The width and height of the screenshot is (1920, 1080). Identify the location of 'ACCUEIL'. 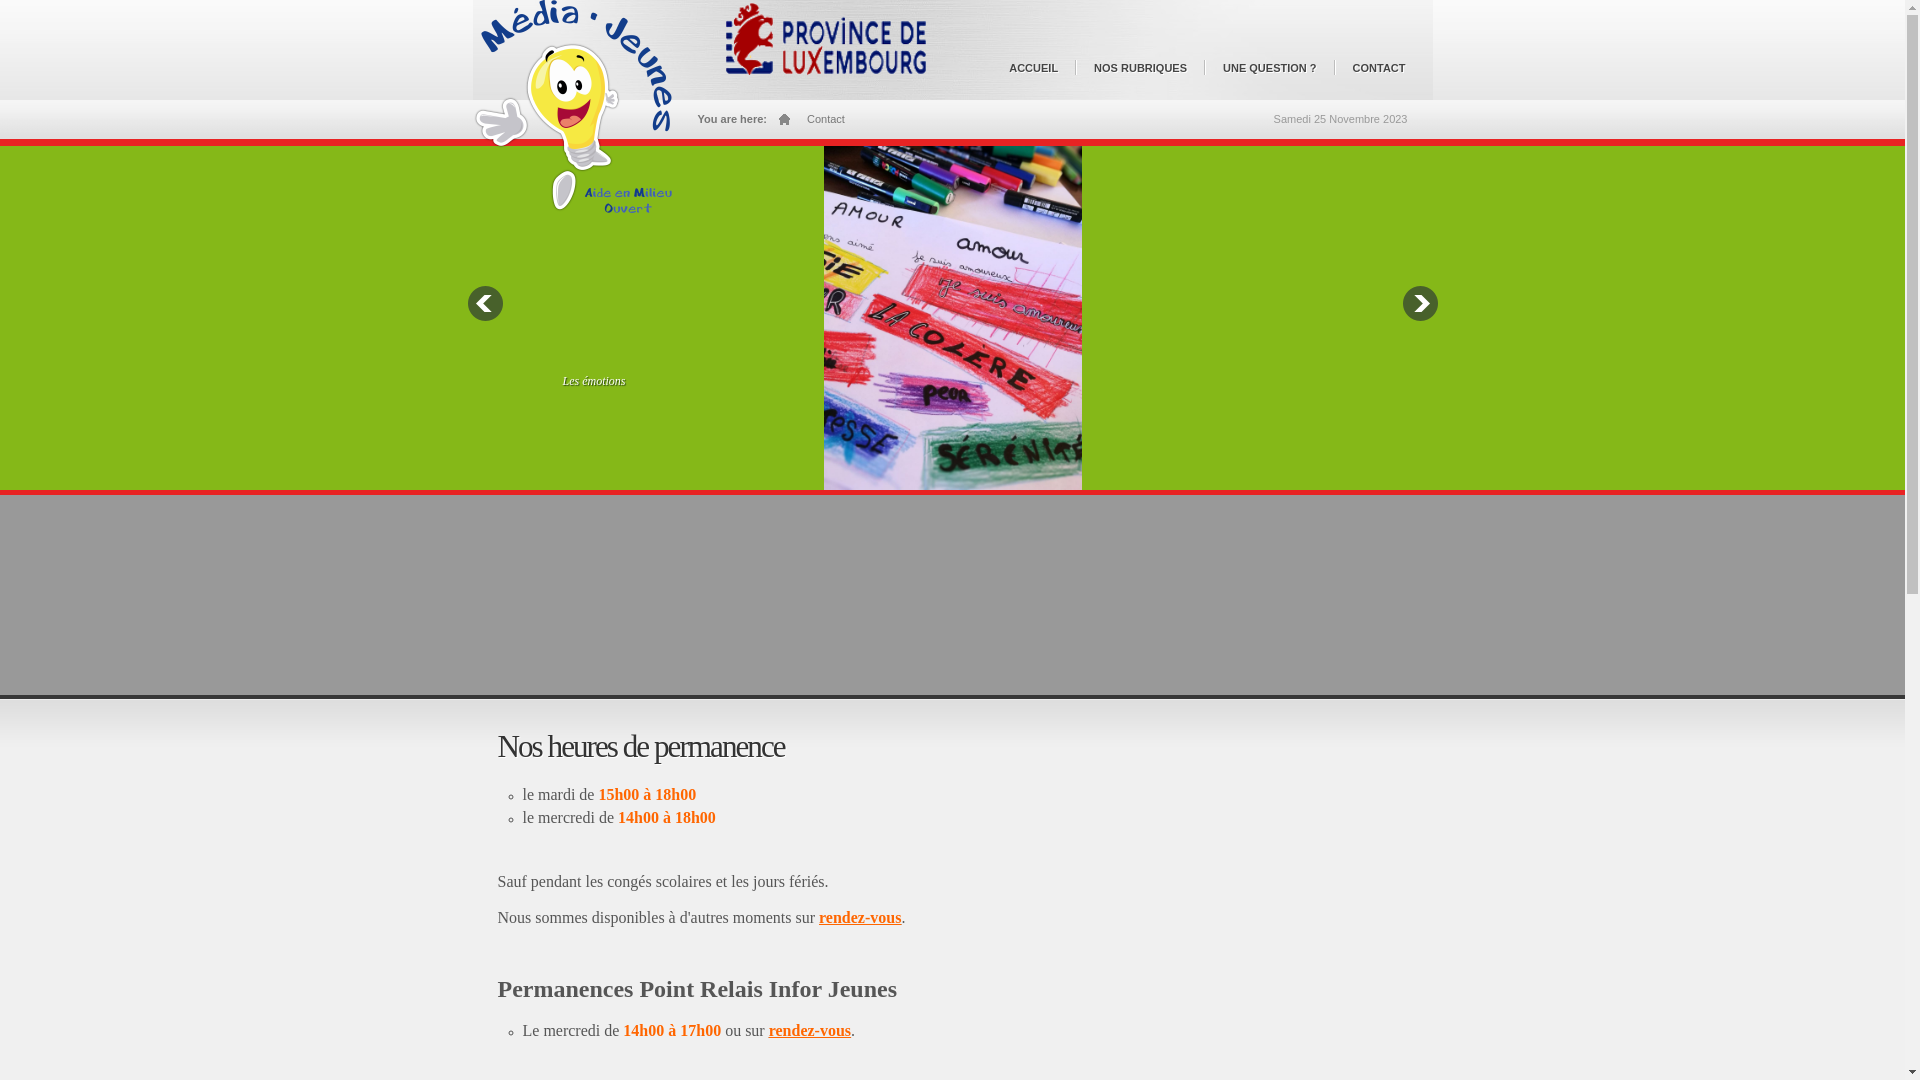
(1038, 76).